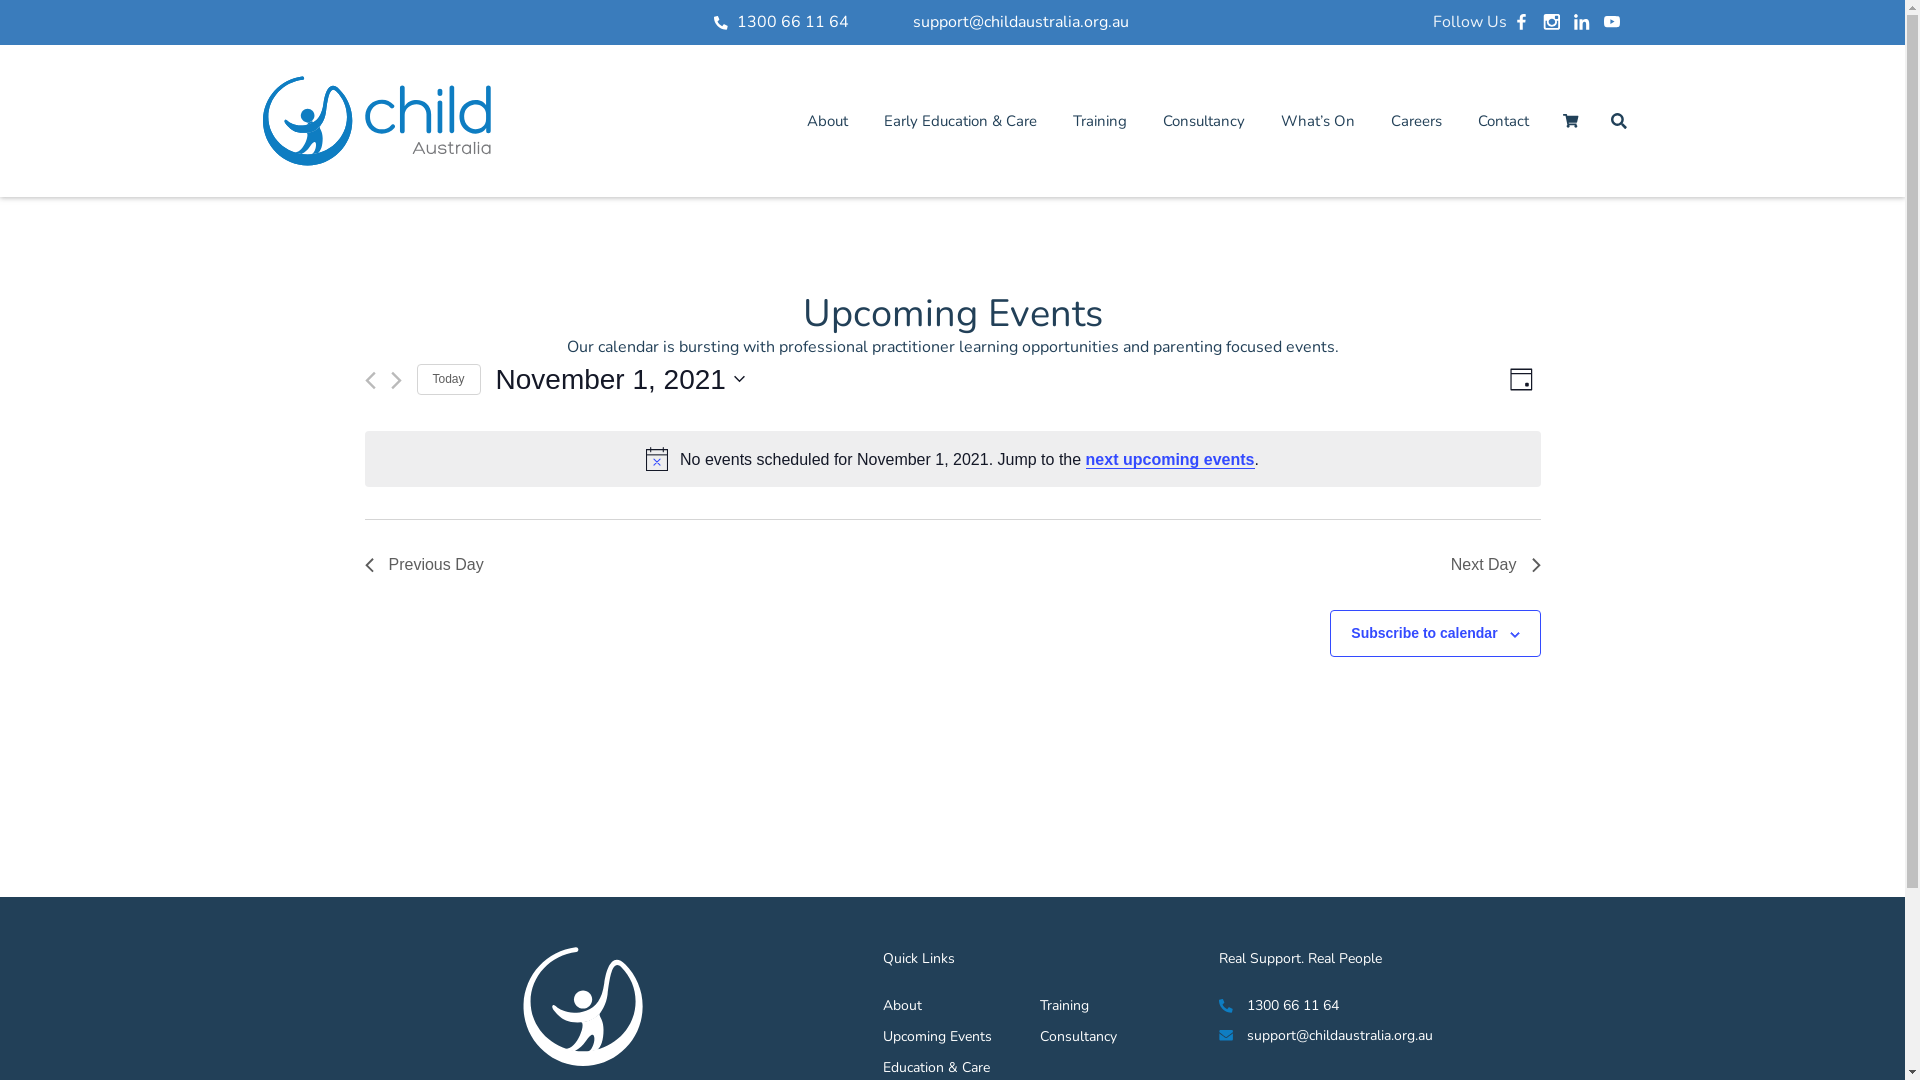  I want to click on 'Day', so click(1520, 379).